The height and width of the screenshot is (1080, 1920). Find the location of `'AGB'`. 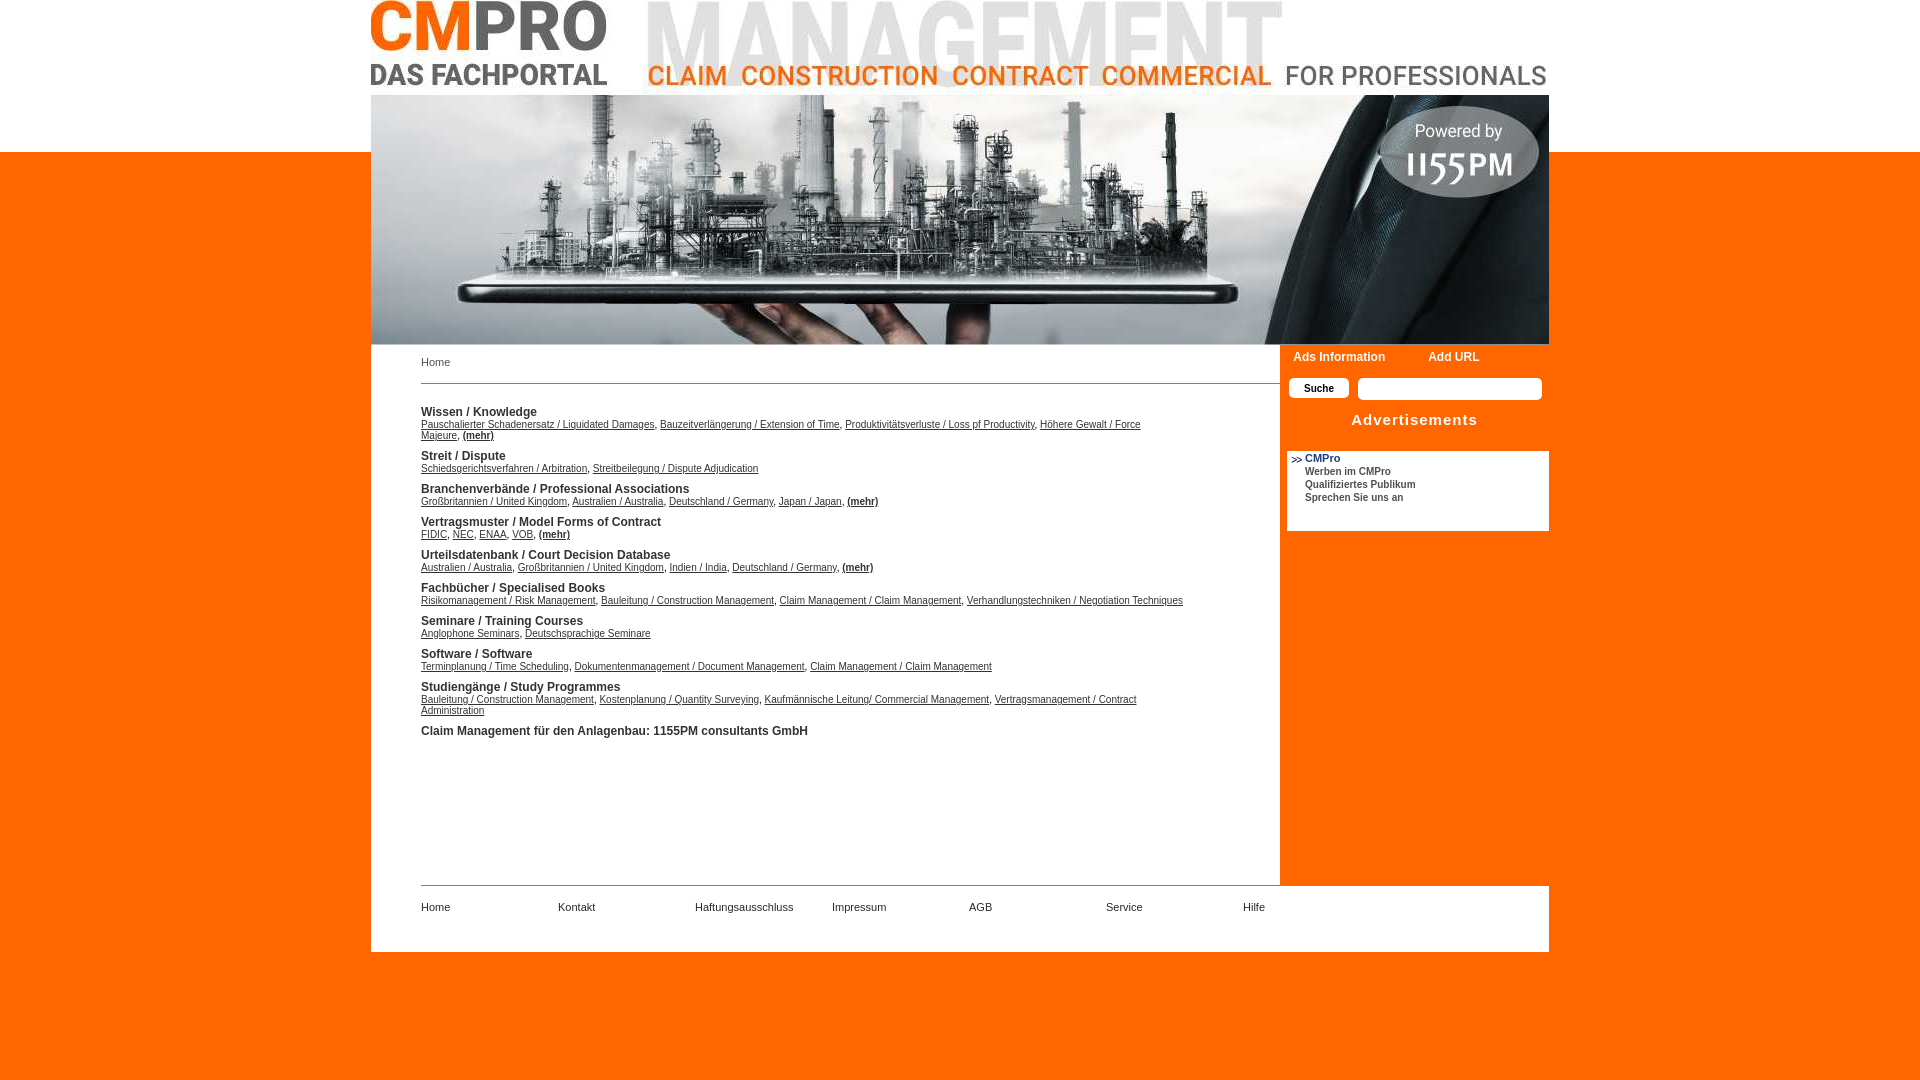

'AGB' is located at coordinates (980, 906).